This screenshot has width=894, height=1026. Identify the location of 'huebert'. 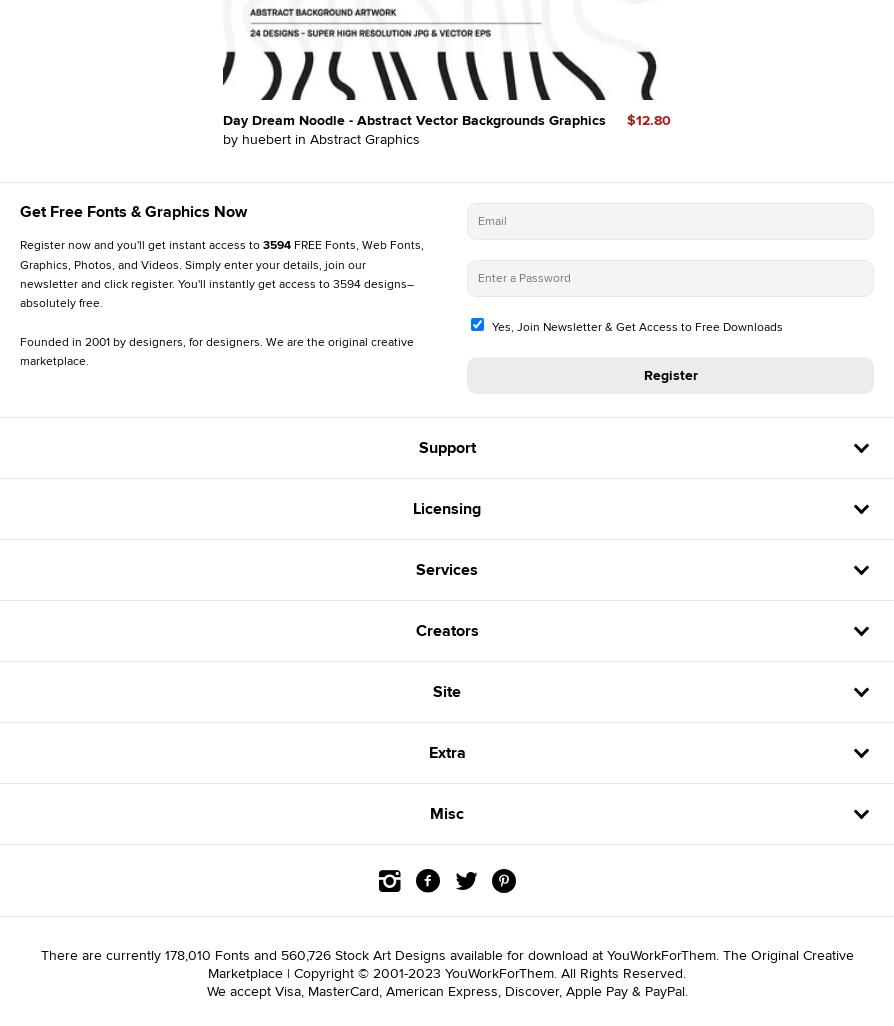
(241, 138).